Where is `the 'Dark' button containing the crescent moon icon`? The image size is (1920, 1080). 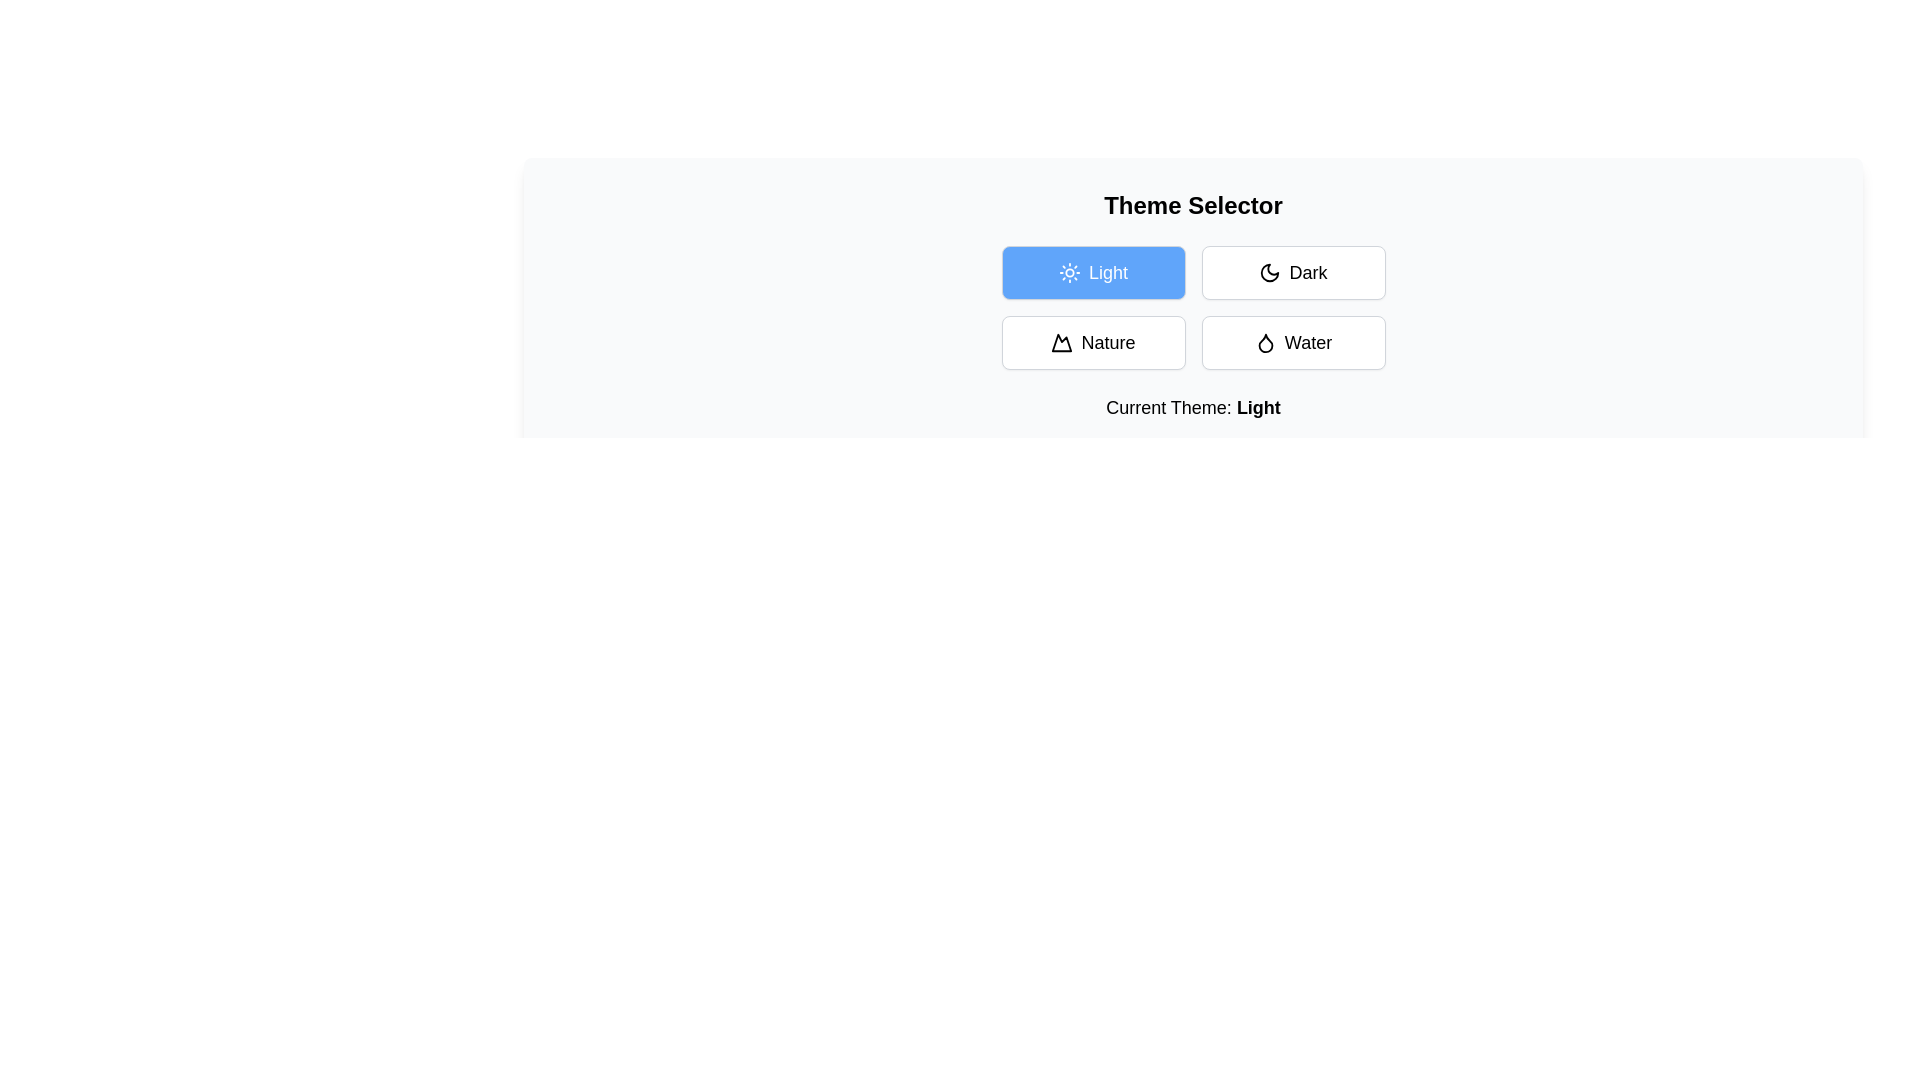 the 'Dark' button containing the crescent moon icon is located at coordinates (1269, 273).